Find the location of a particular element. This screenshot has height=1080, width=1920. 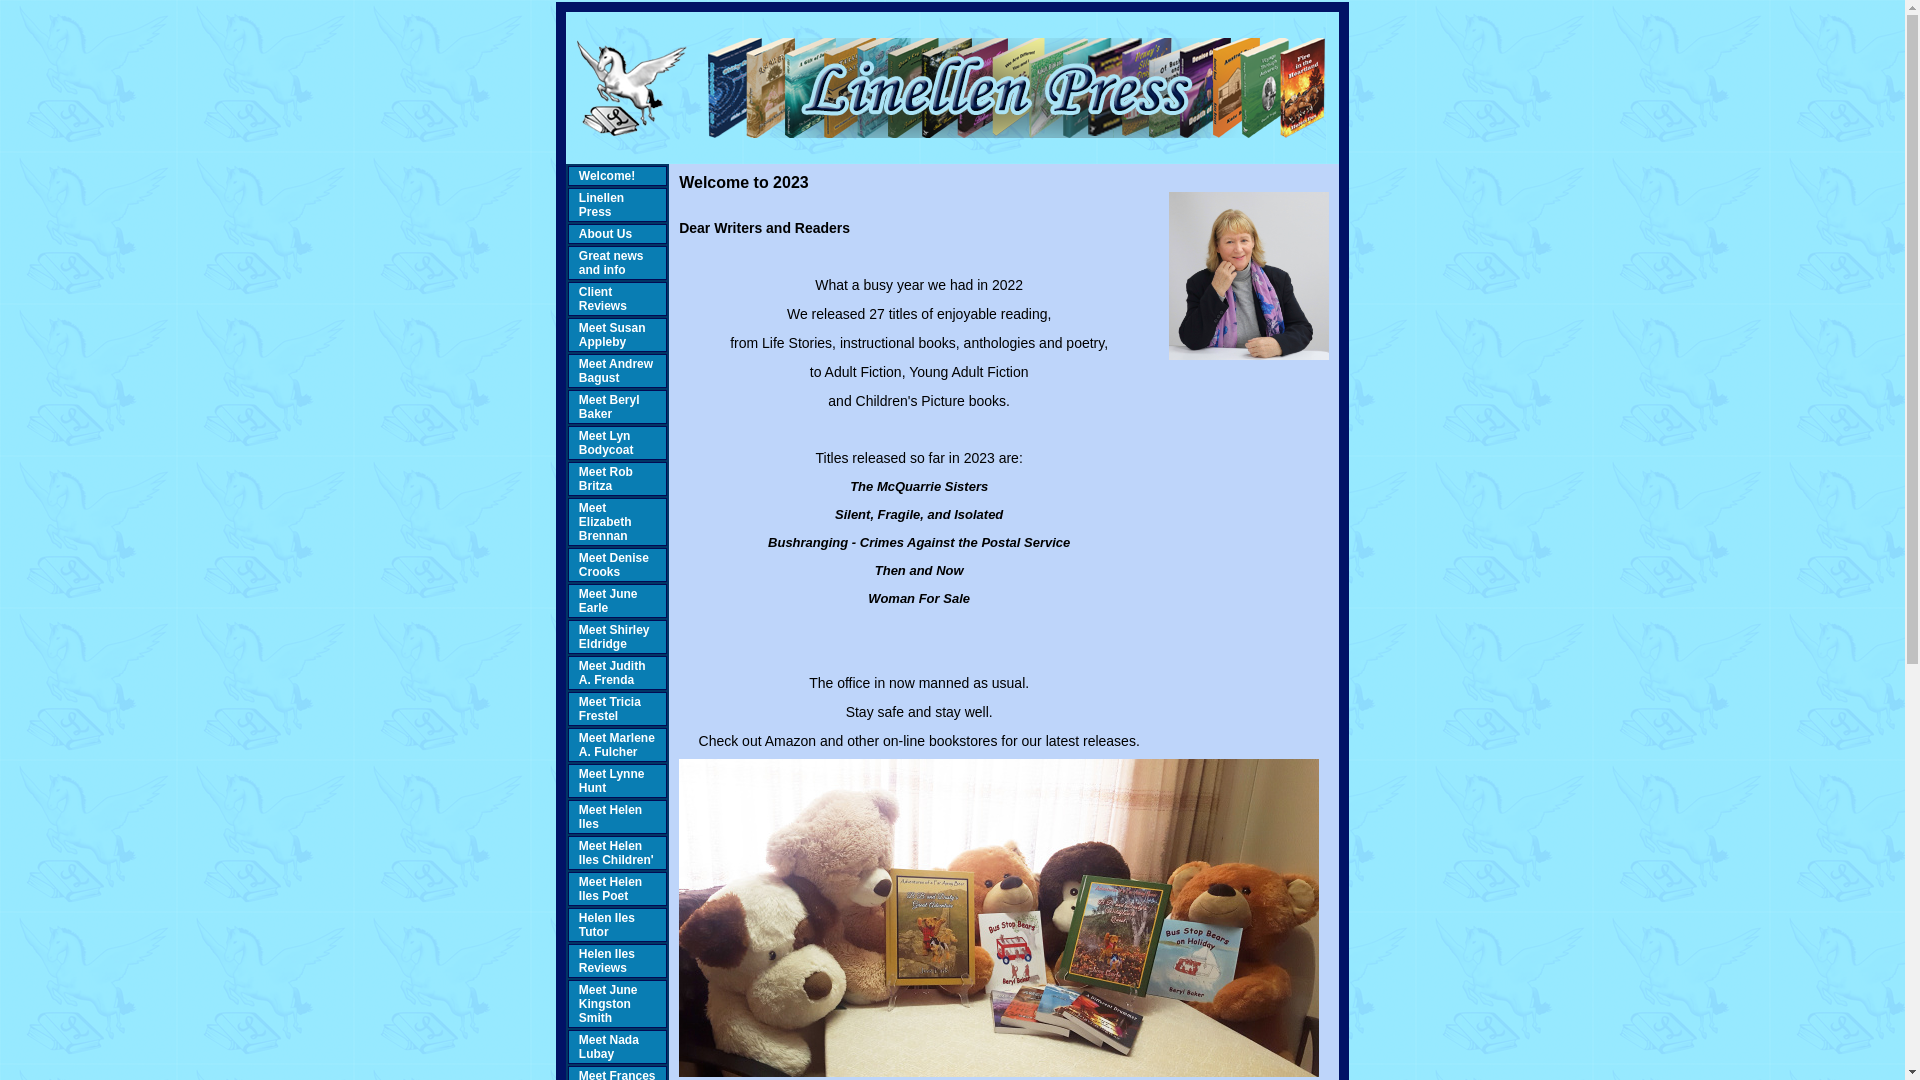

'Meet Rob Britza' is located at coordinates (578, 478).